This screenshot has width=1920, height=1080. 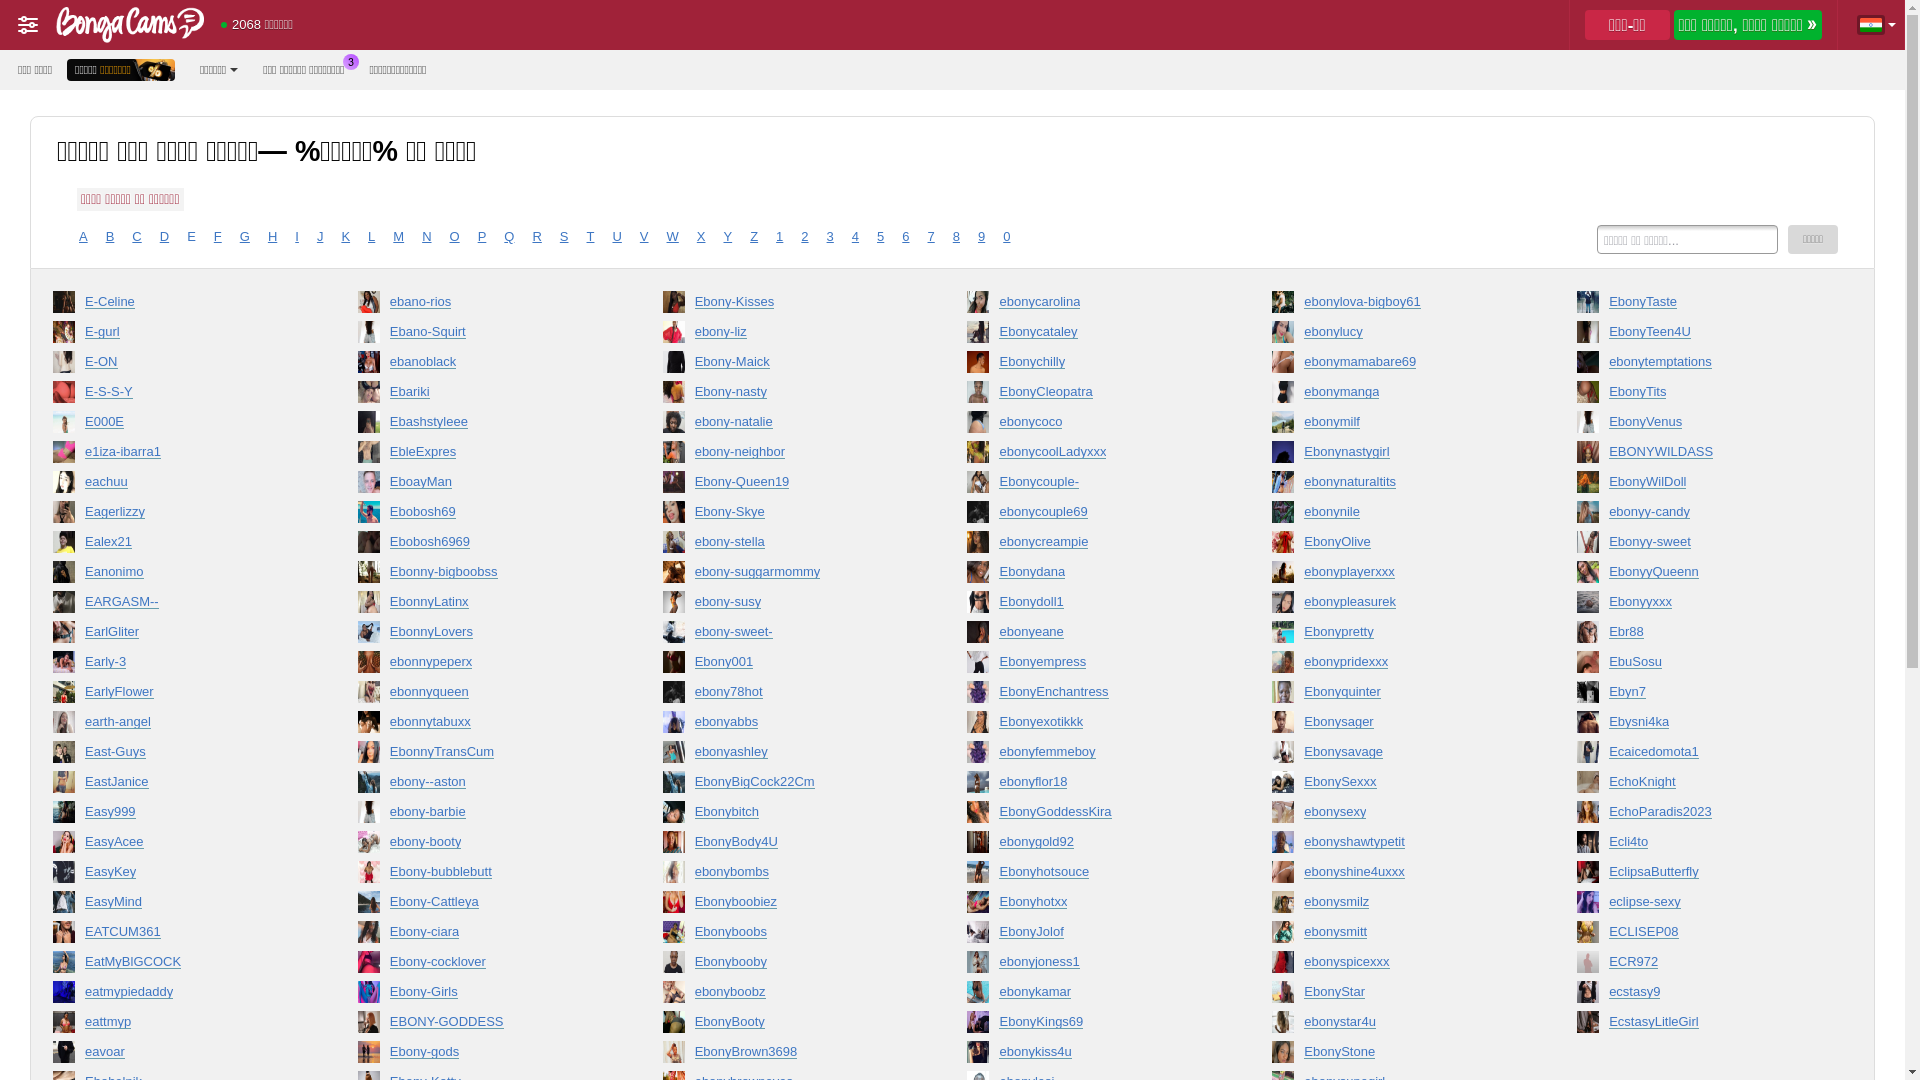 What do you see at coordinates (1089, 366) in the screenshot?
I see `'Ebonychilly'` at bounding box center [1089, 366].